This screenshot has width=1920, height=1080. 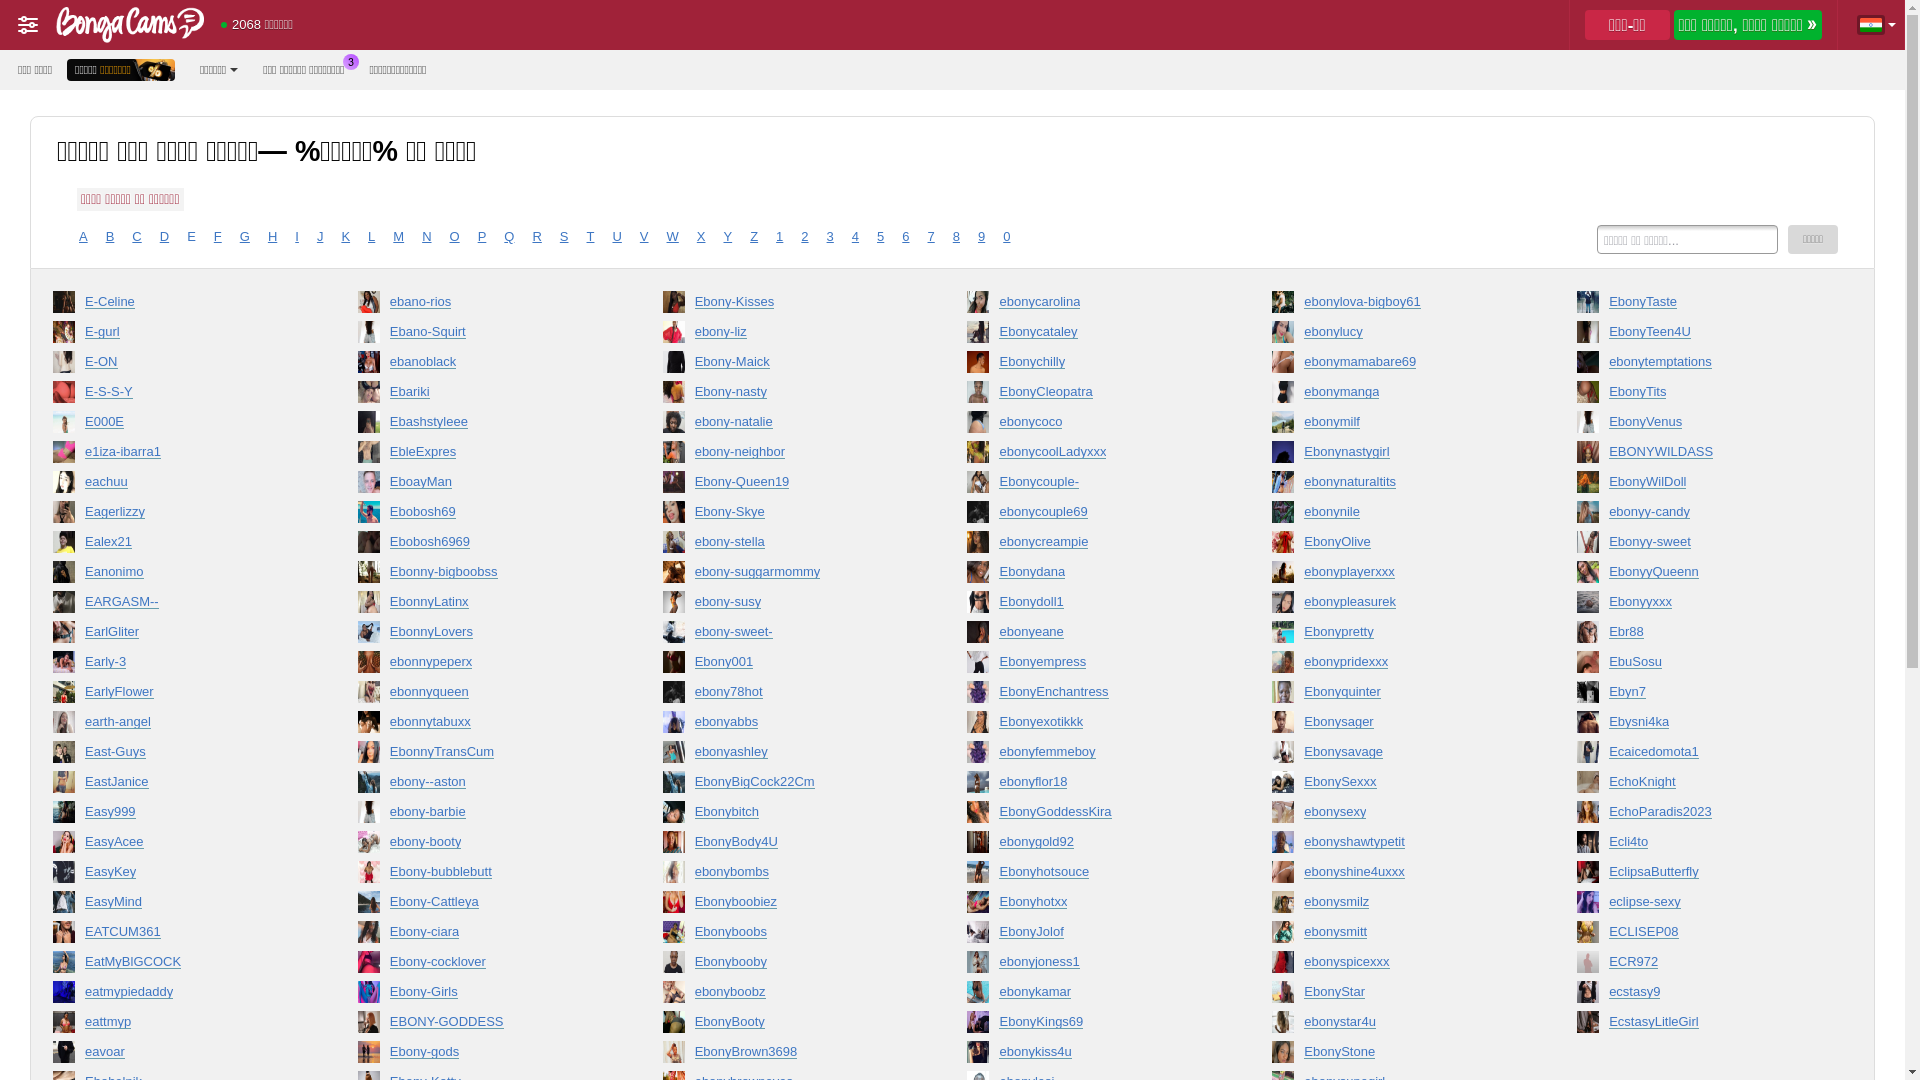 What do you see at coordinates (1089, 366) in the screenshot?
I see `'Ebonychilly'` at bounding box center [1089, 366].